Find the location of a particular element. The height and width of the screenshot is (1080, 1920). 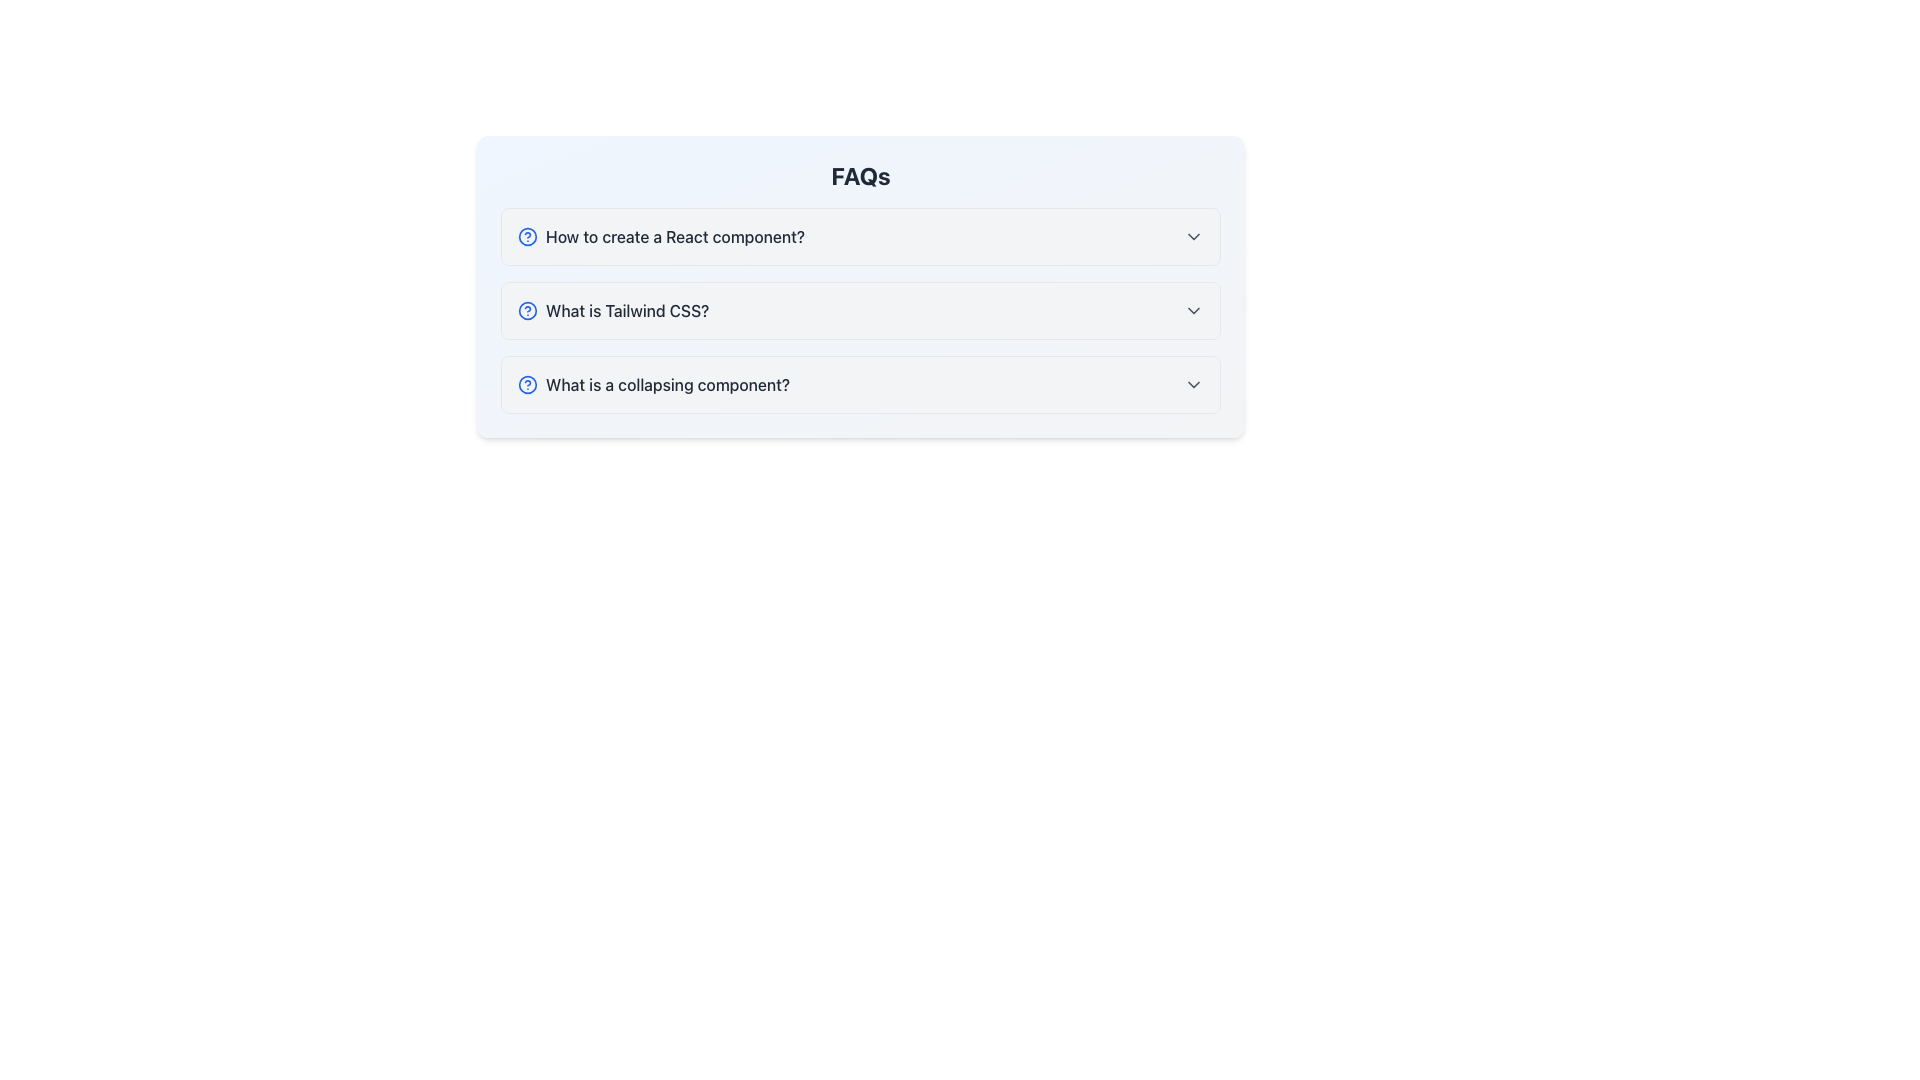

the blue circular icon that resembles a help mark, located to the left of the text 'What is a collapsing component?' in the FAQ section is located at coordinates (528, 385).